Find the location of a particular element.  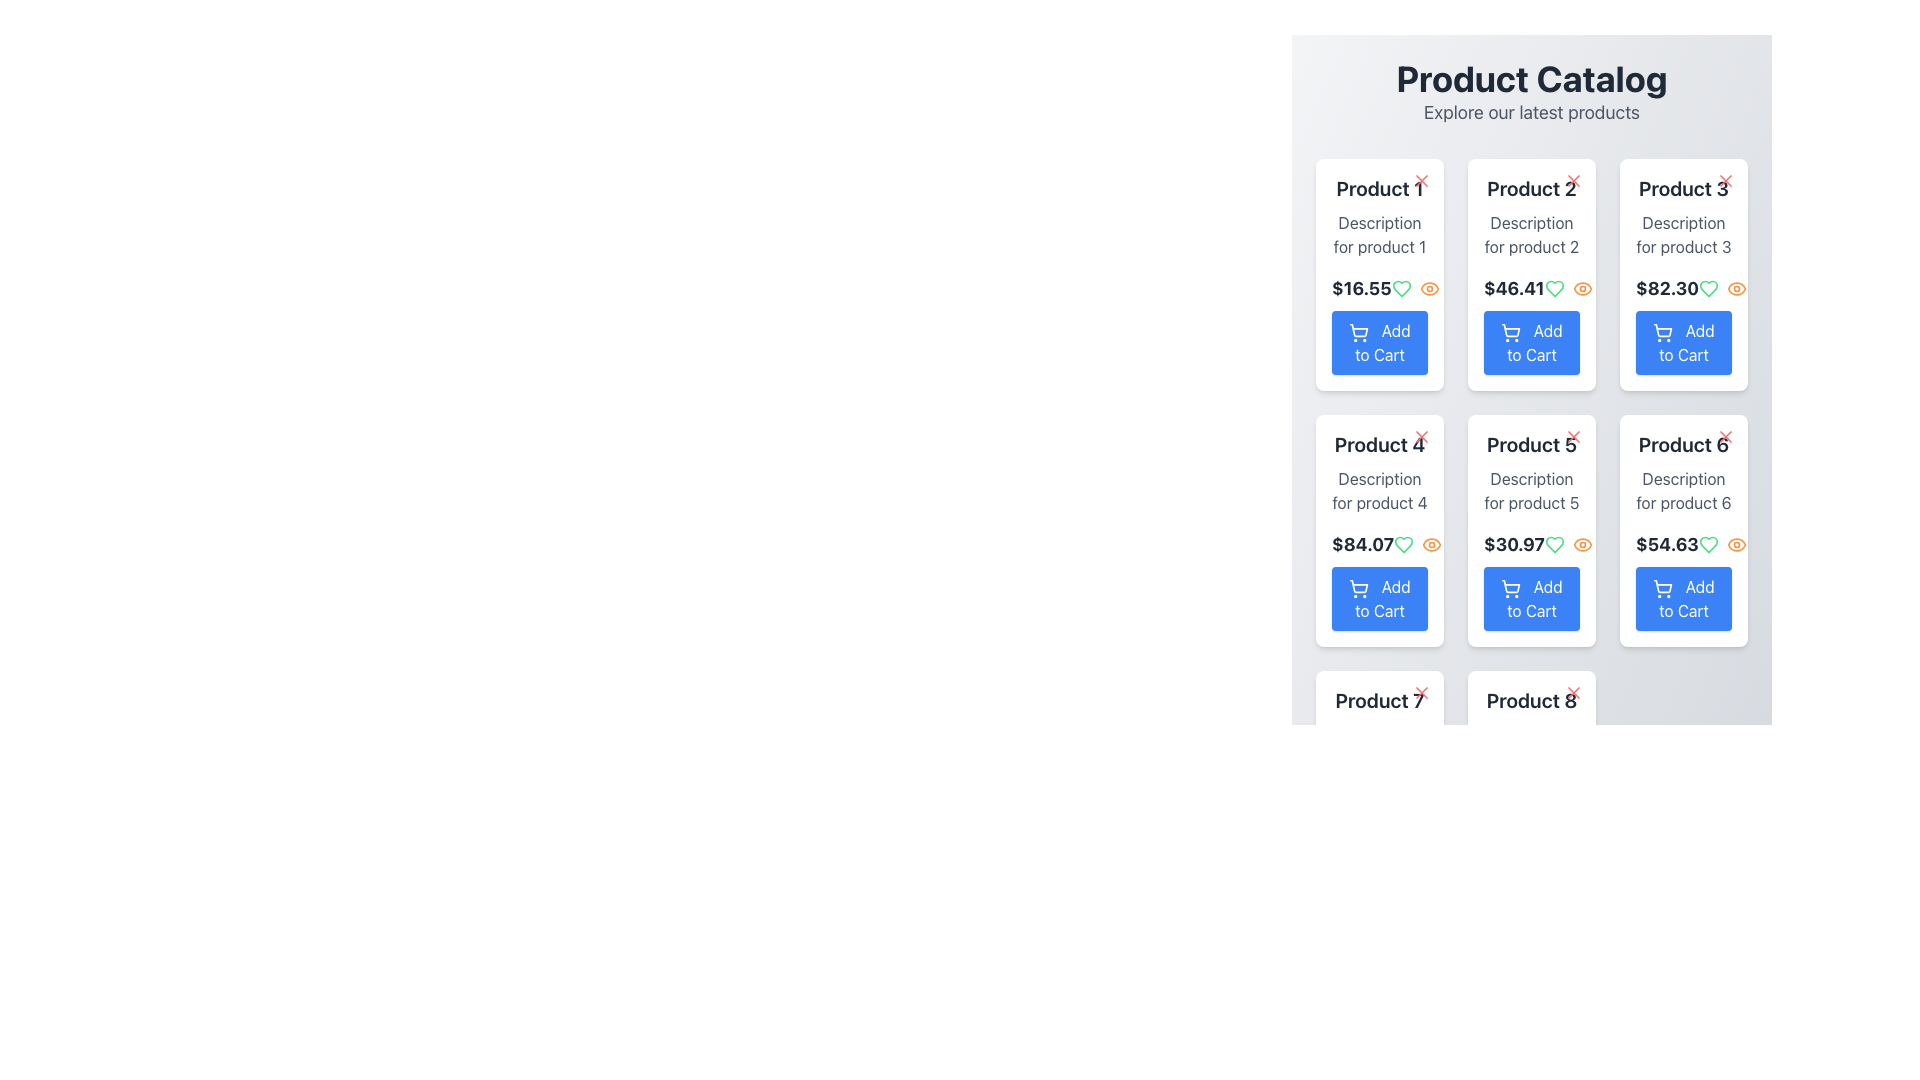

the small, red-colored SVG graphic resembling a cross or 'X' located in the top-right corner of the 'Product 2' card is located at coordinates (1573, 181).